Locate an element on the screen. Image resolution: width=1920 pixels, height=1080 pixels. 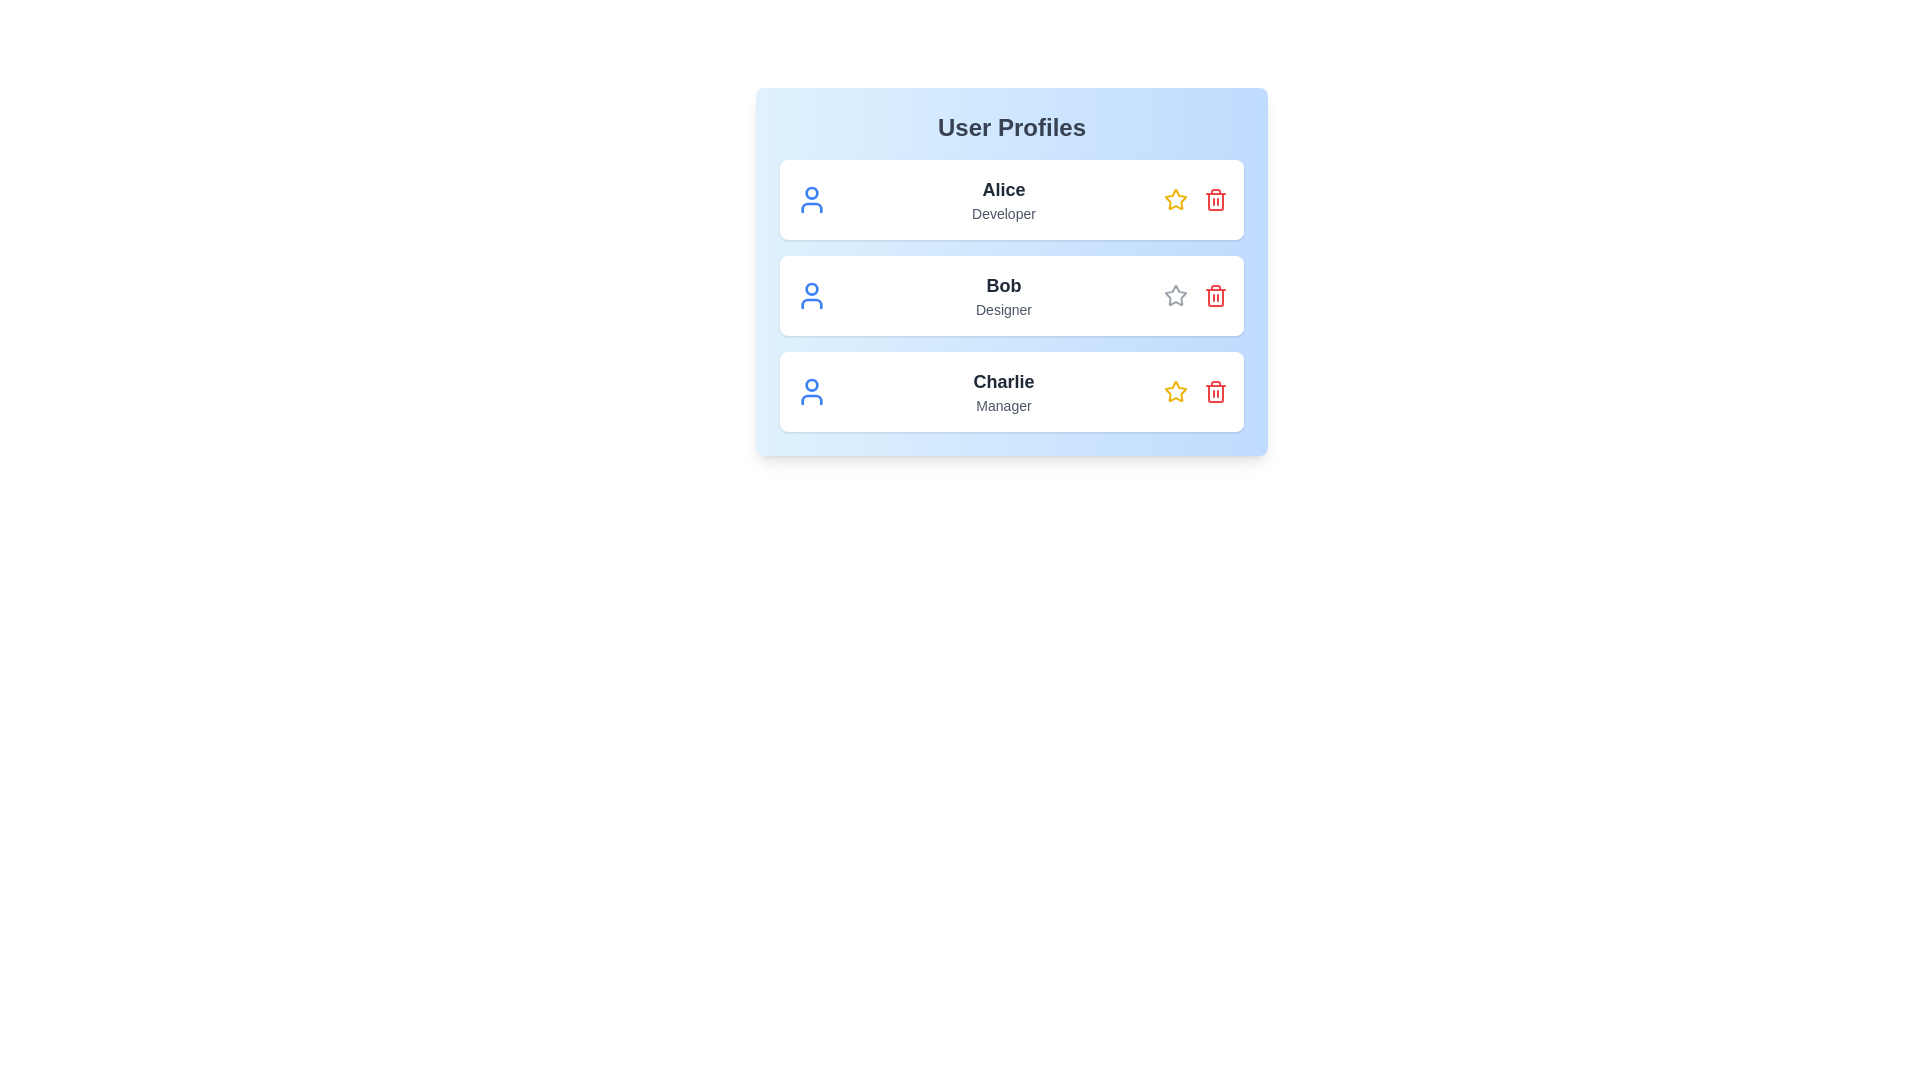
star icon associated with the user profile named Charlie to toggle its 'liked' status is located at coordinates (1176, 392).